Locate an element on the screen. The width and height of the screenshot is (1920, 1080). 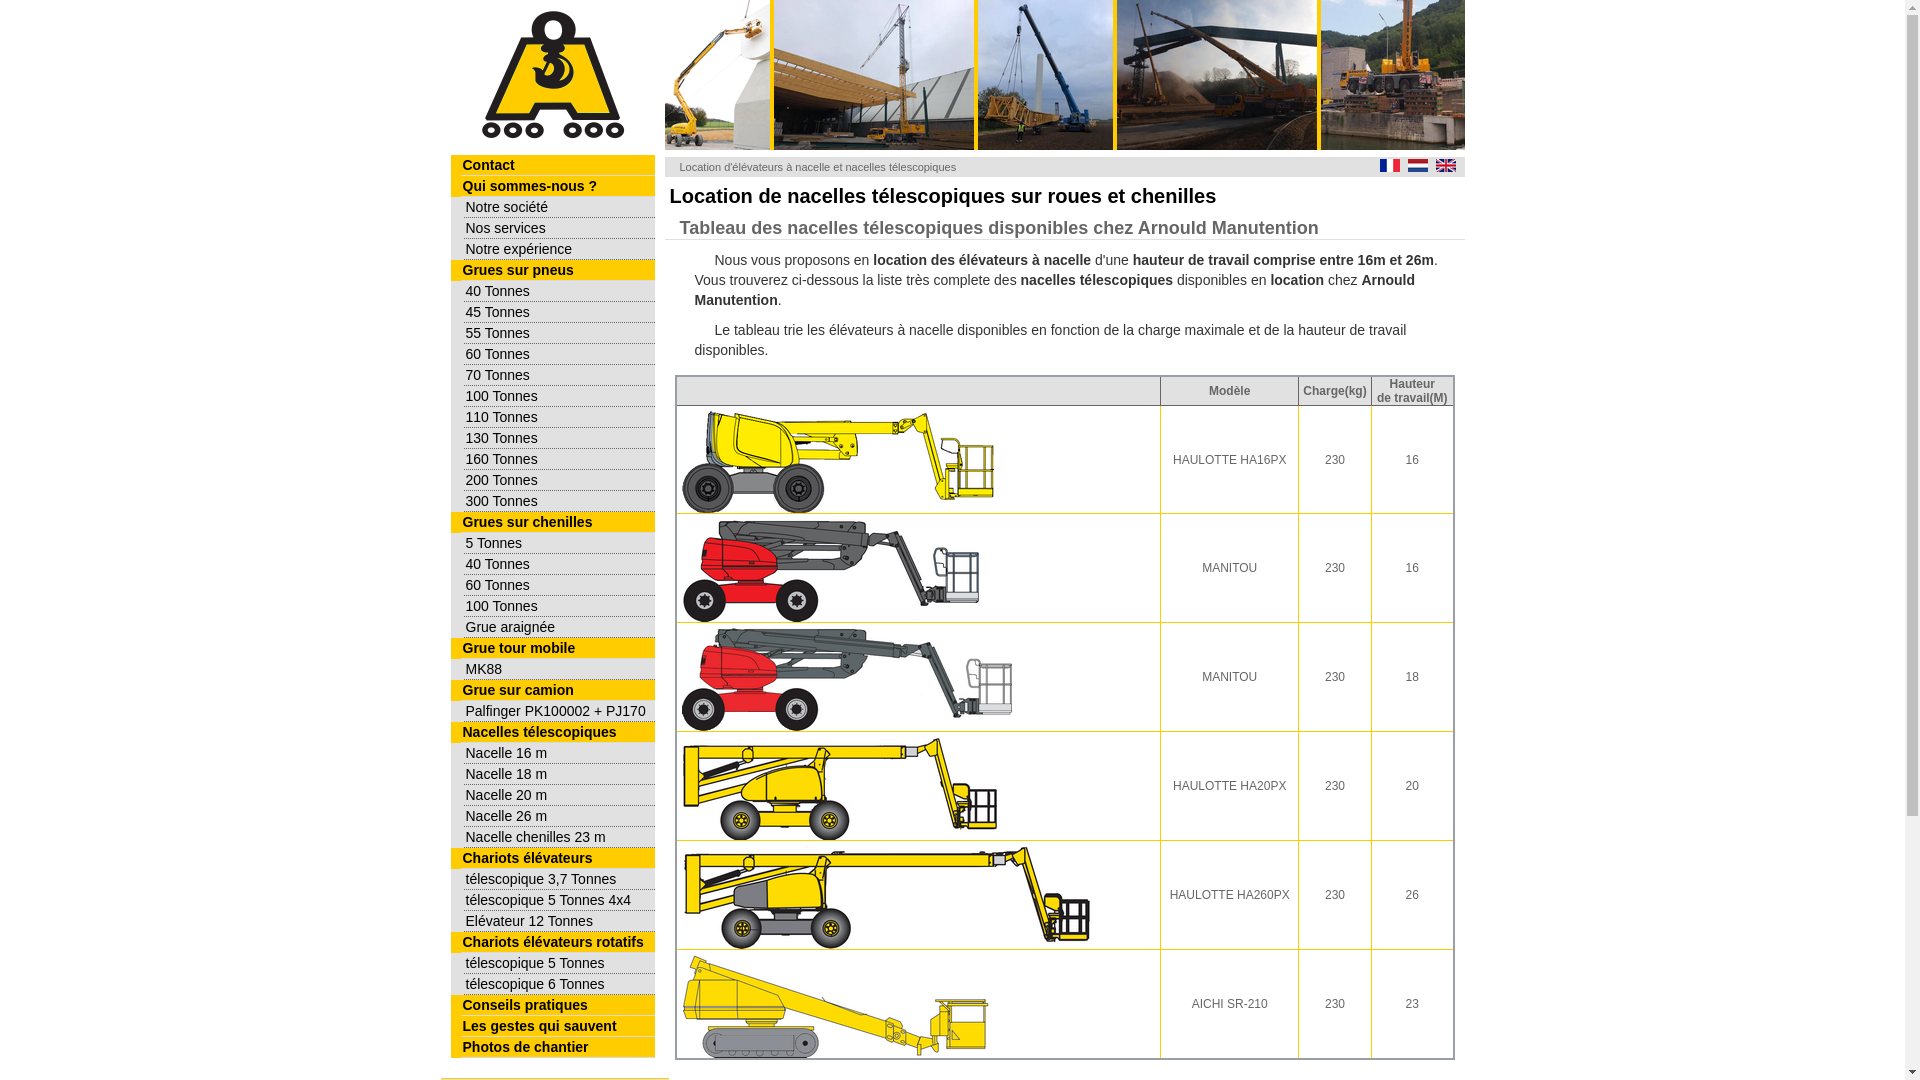
'300 Tonnes' is located at coordinates (559, 500).